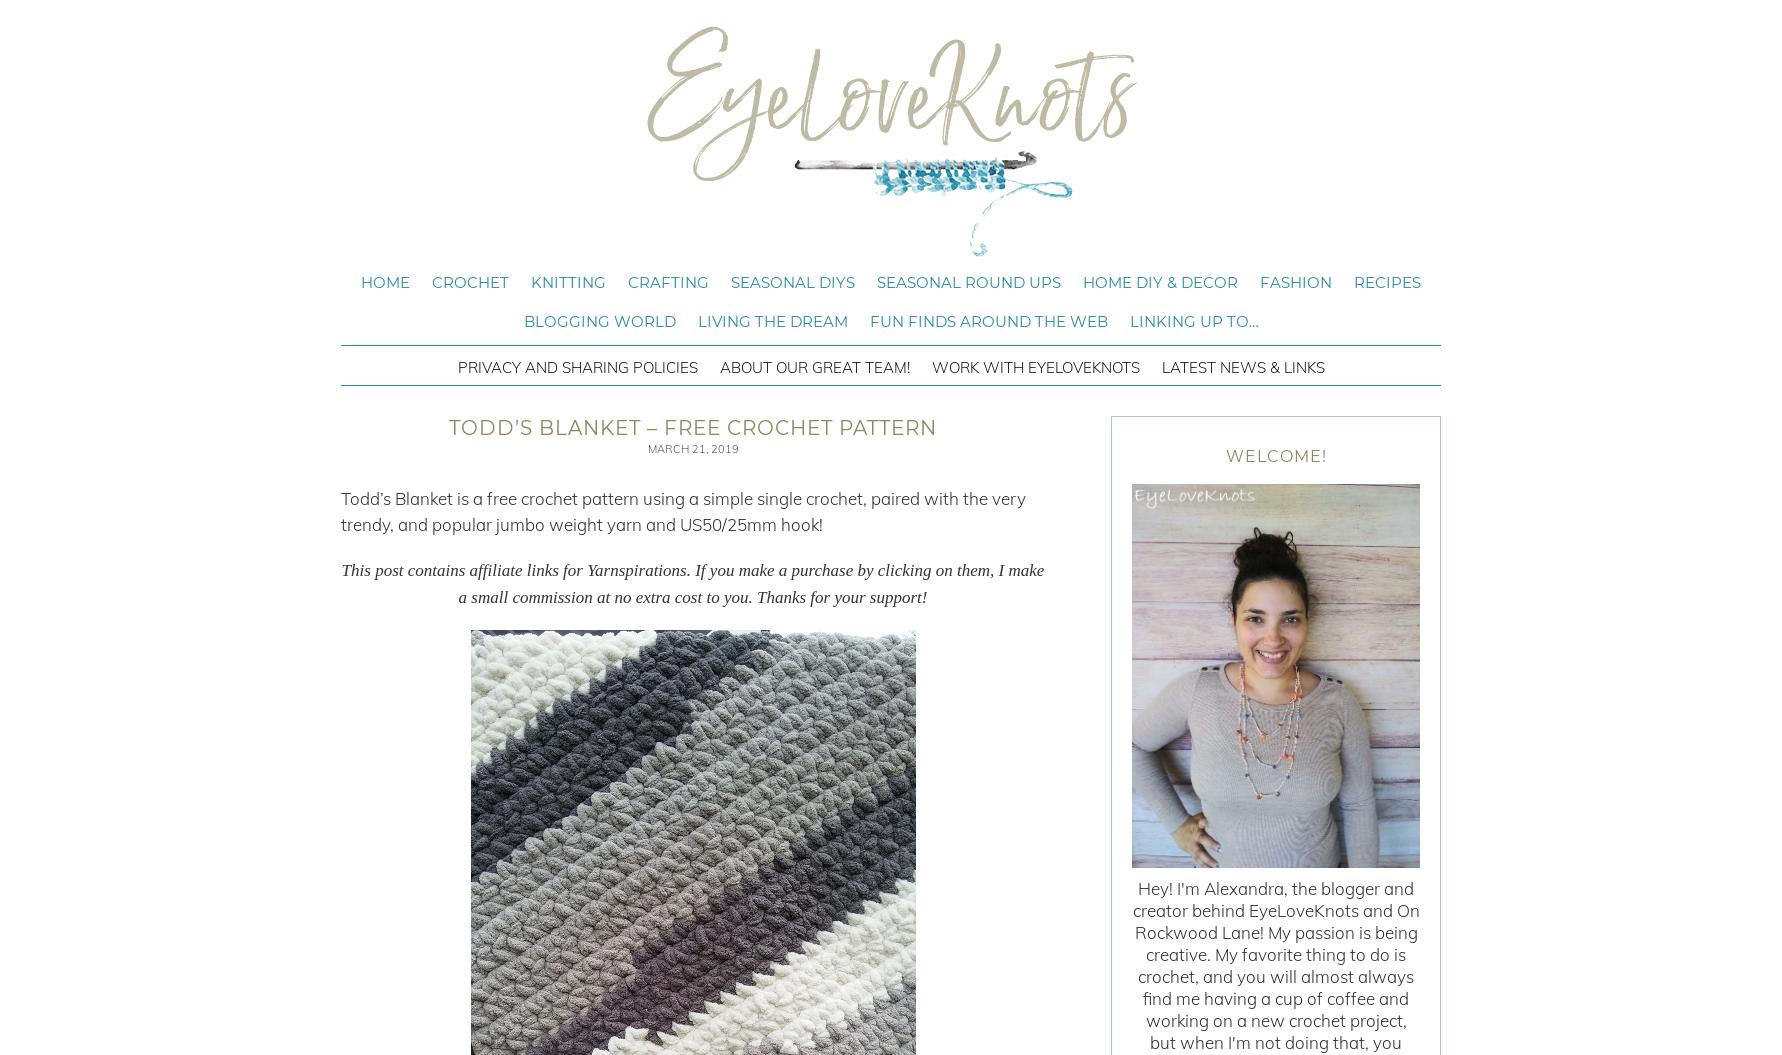  I want to click on 'About Our GREAT Team!', so click(719, 367).